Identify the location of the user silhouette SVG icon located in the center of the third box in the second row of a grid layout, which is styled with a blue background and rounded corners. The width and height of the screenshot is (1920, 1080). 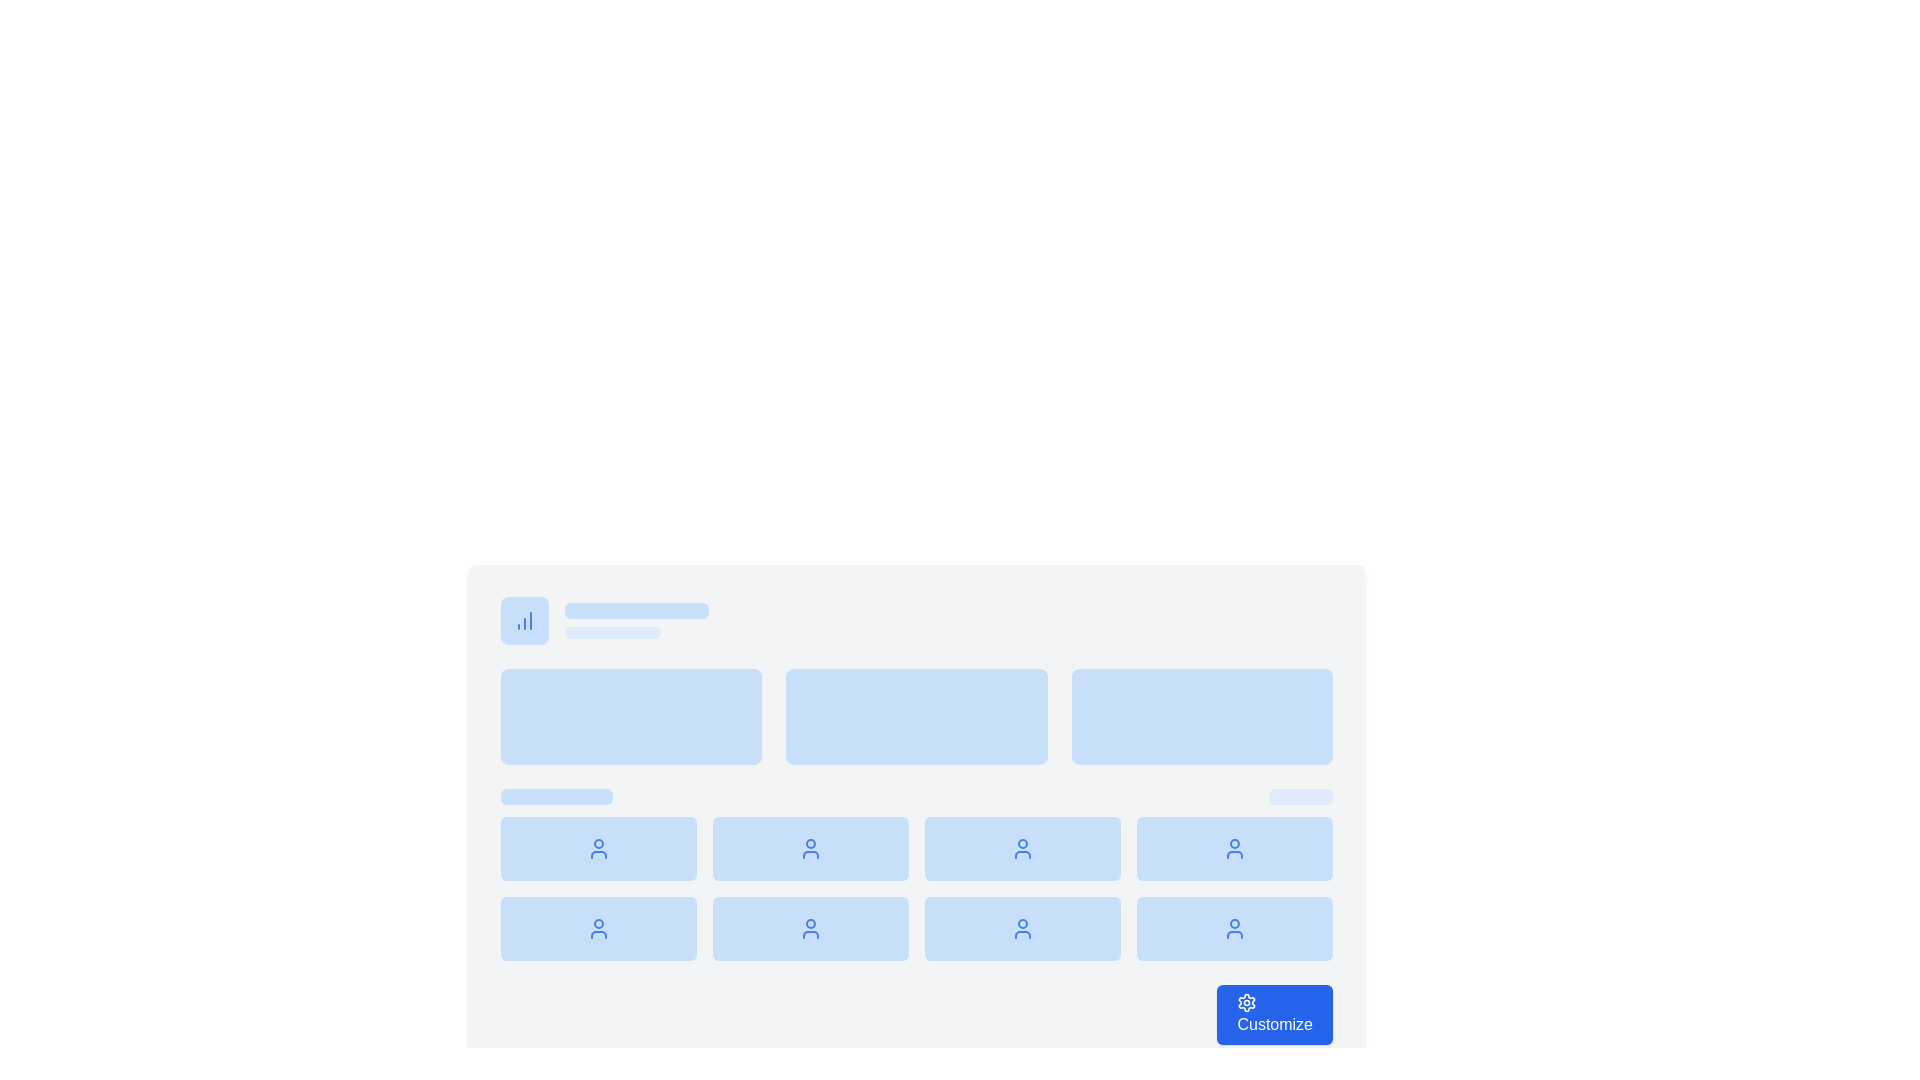
(1022, 848).